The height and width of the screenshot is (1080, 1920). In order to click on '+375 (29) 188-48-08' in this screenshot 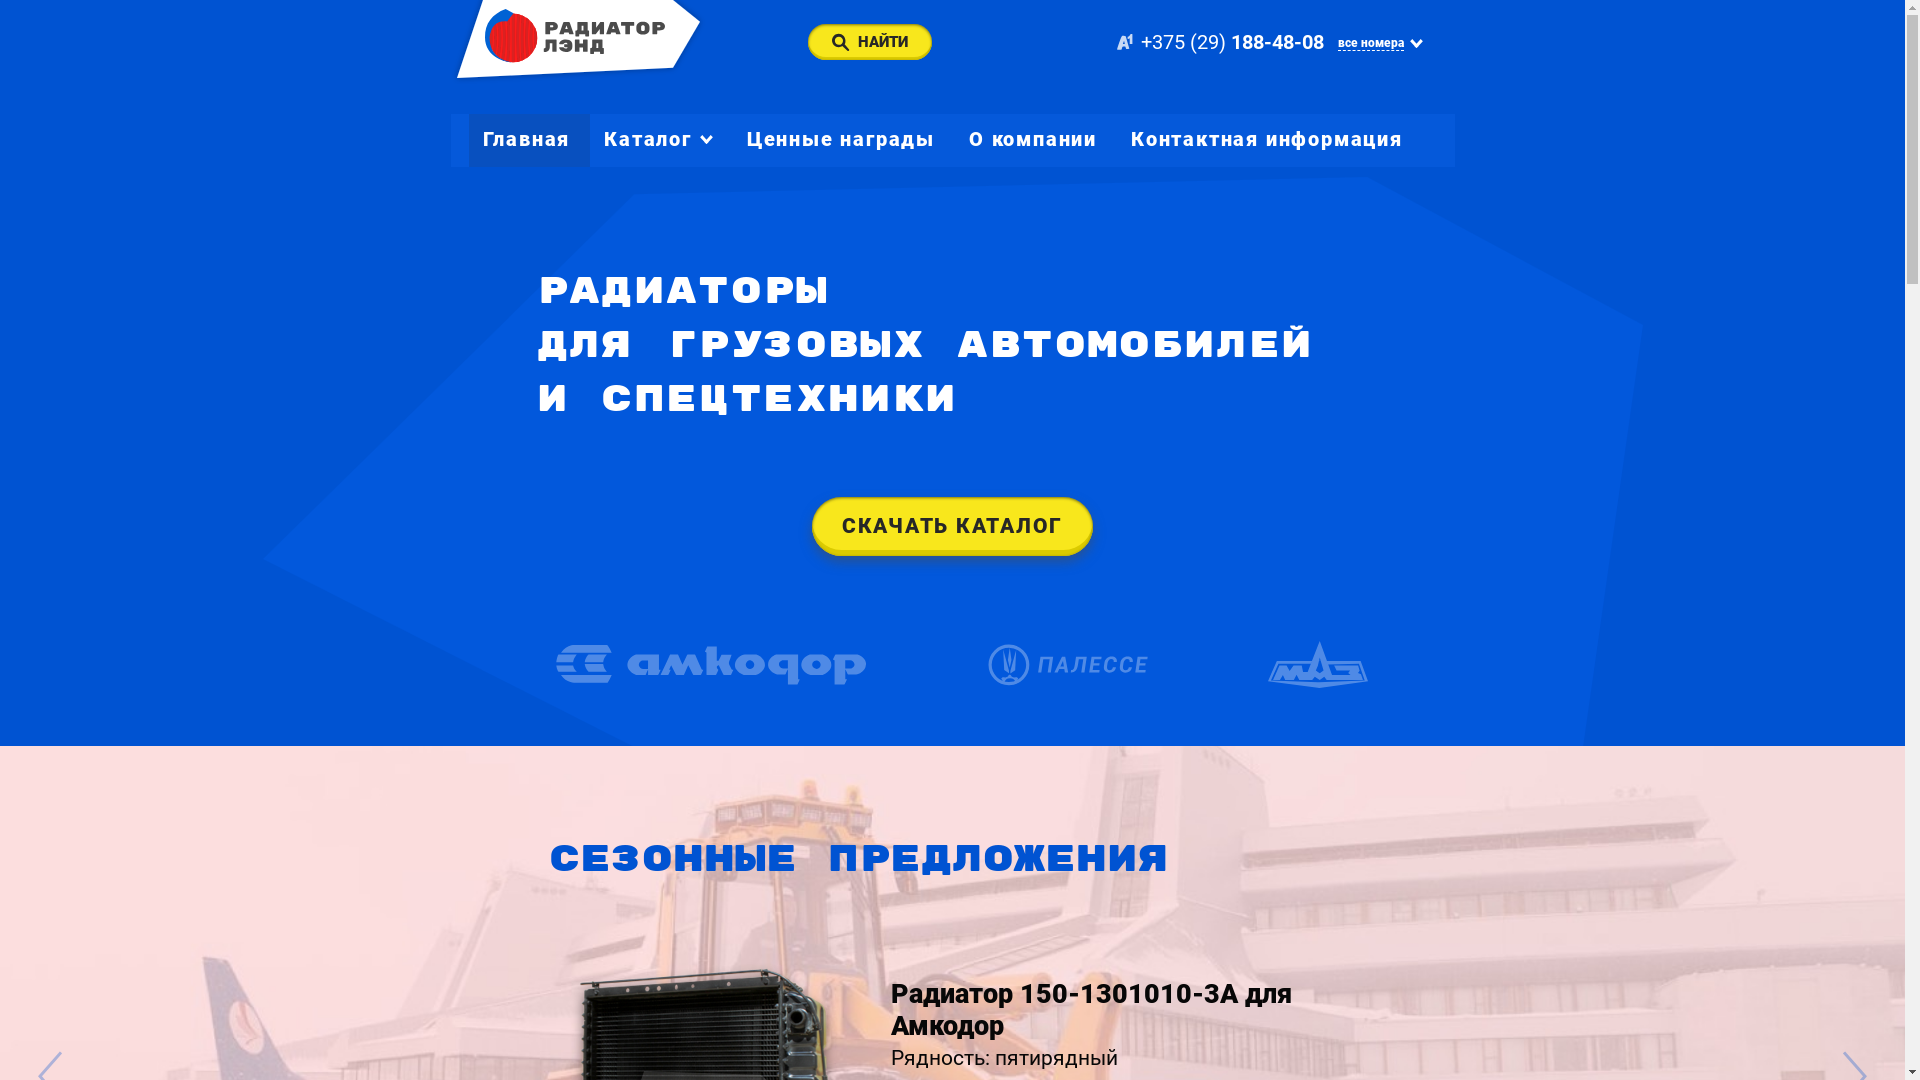, I will do `click(1115, 42)`.